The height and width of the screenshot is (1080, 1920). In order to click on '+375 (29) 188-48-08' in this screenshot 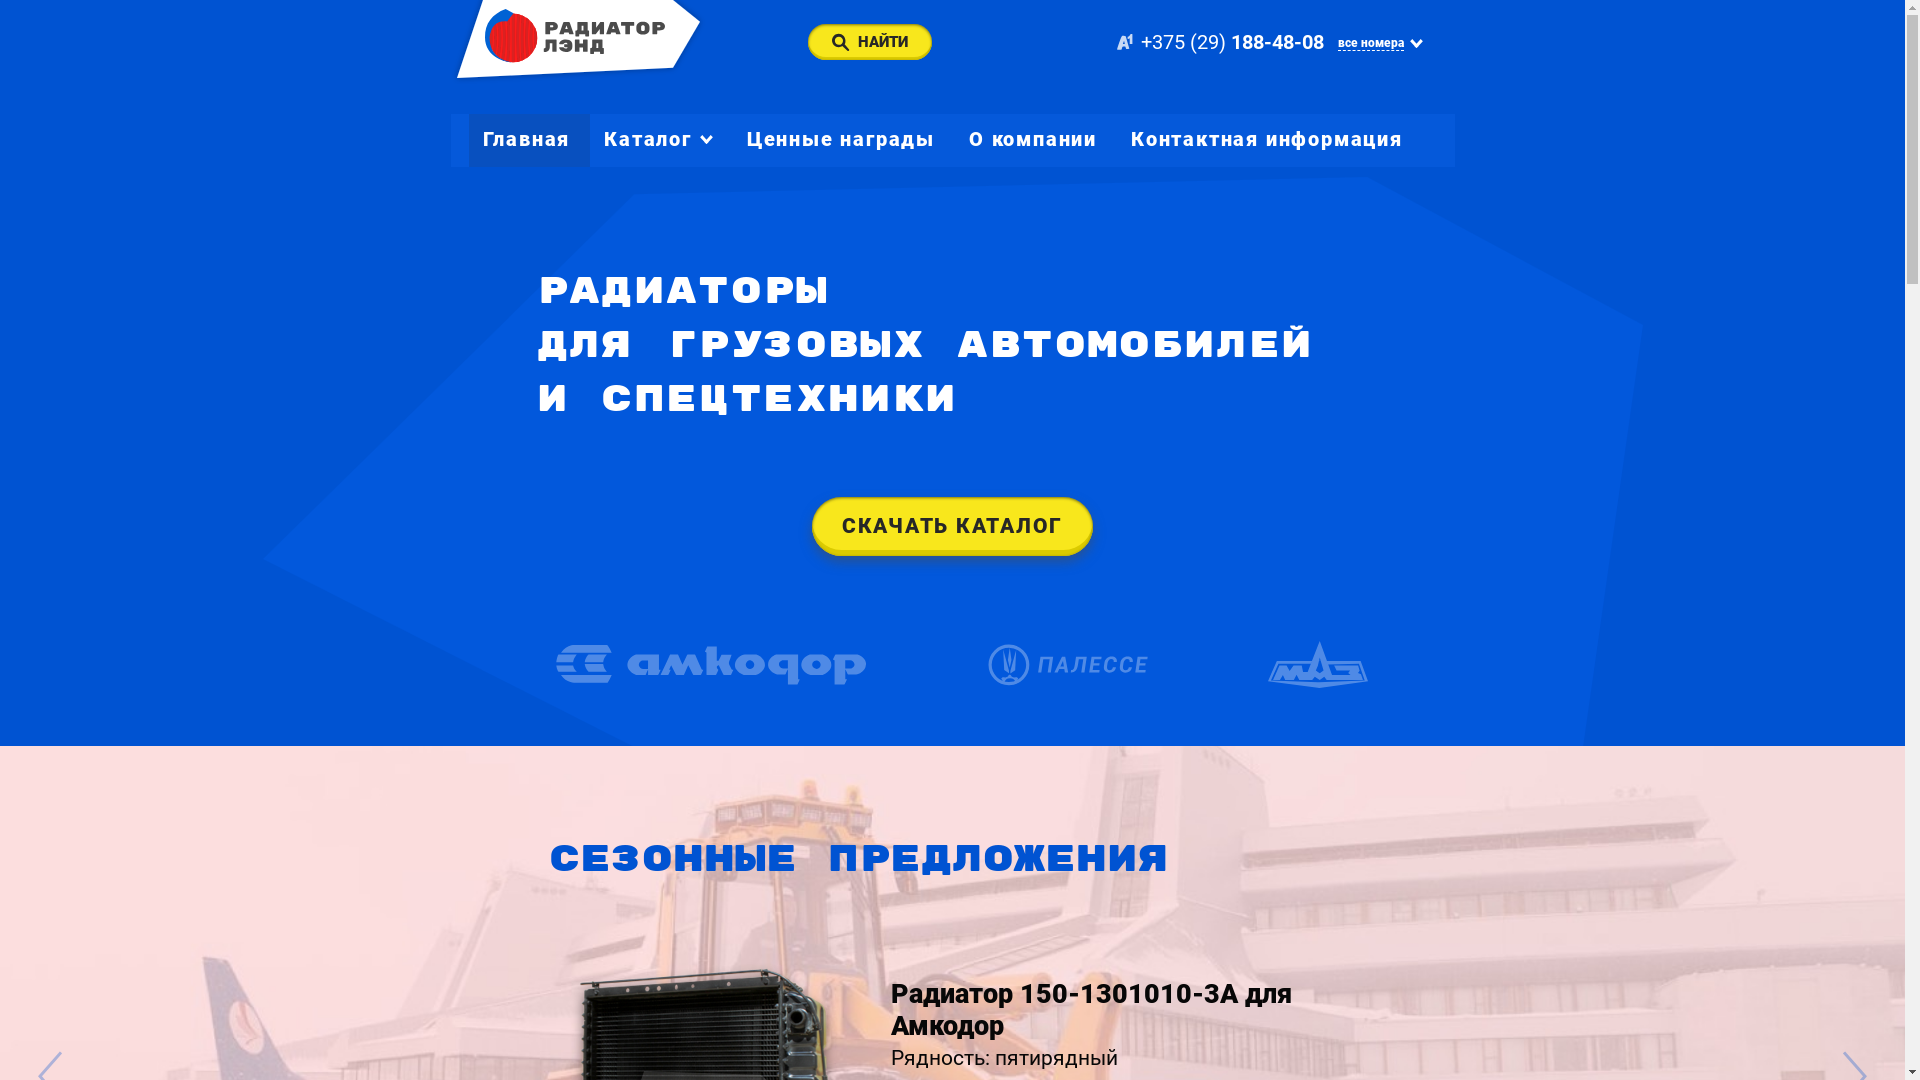, I will do `click(1115, 42)`.